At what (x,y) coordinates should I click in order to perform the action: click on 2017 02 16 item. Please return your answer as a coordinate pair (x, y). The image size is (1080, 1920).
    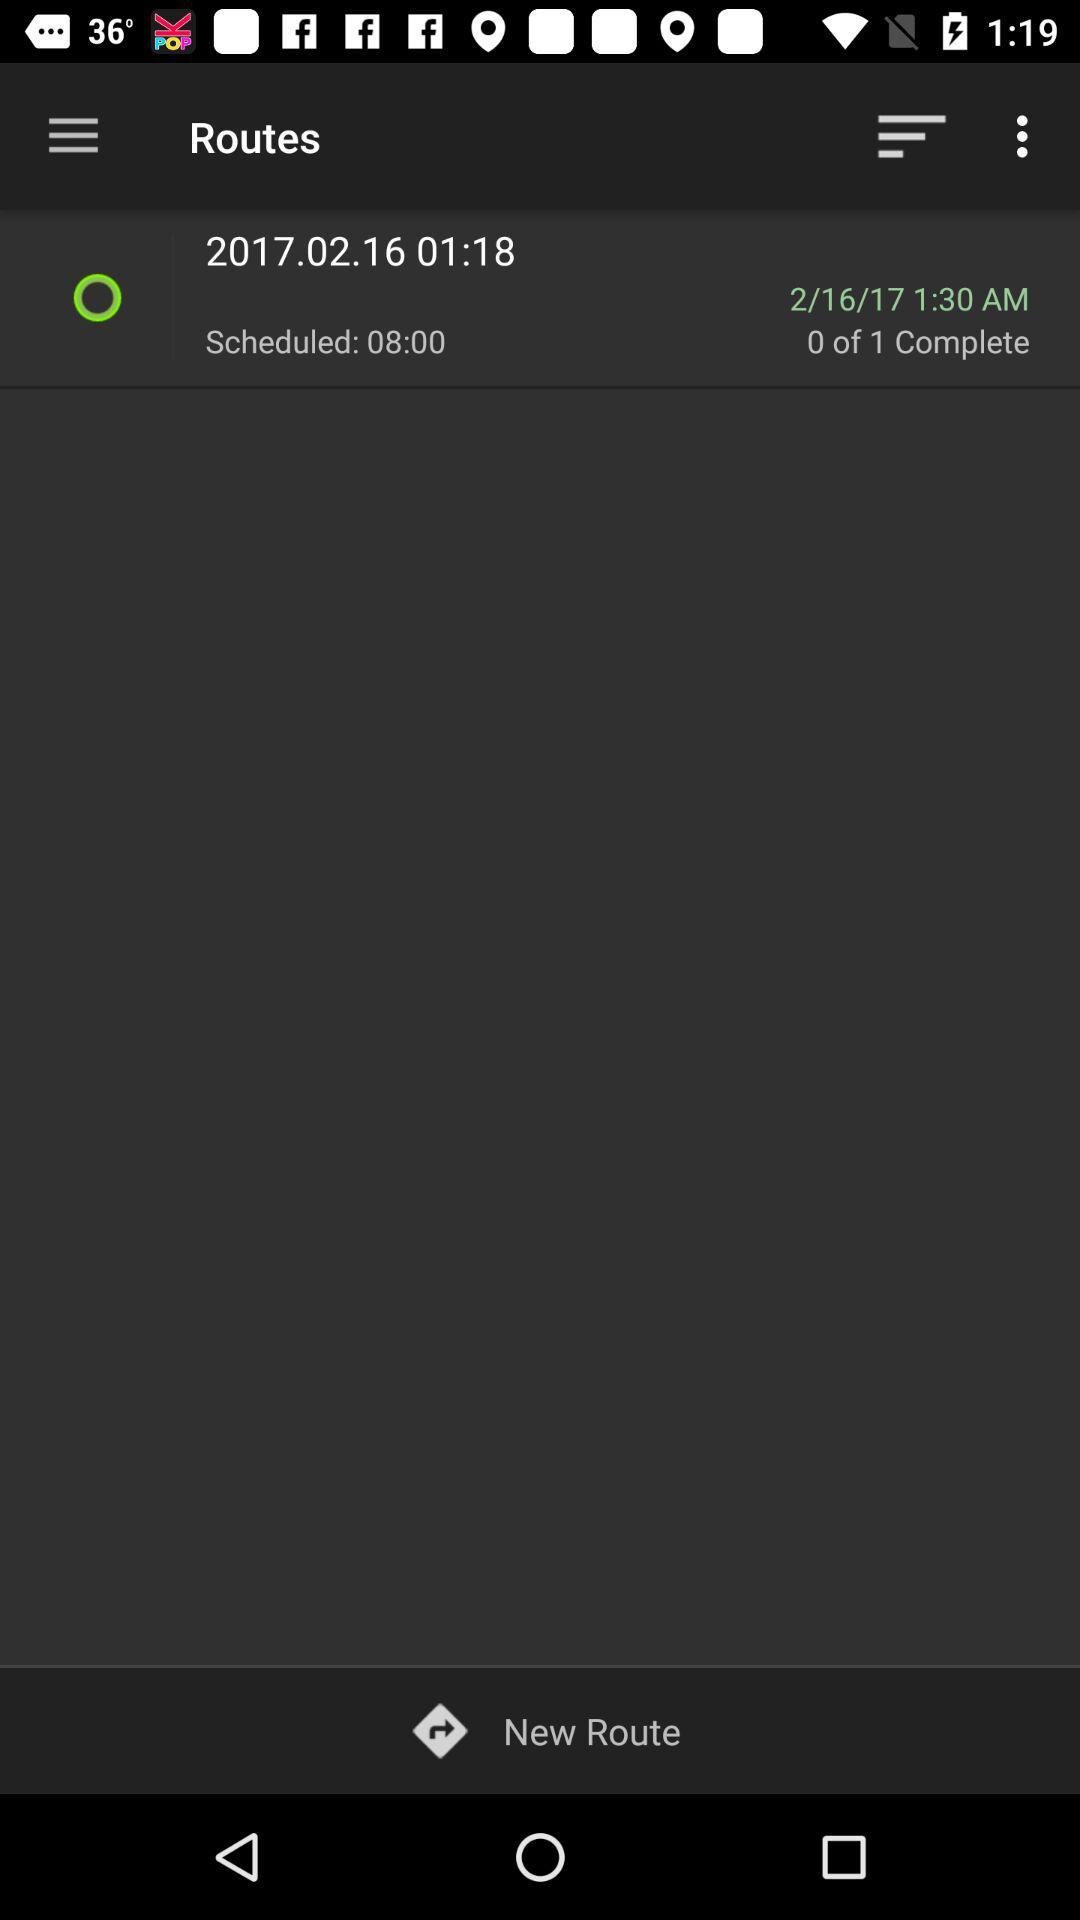
    Looking at the image, I should click on (630, 249).